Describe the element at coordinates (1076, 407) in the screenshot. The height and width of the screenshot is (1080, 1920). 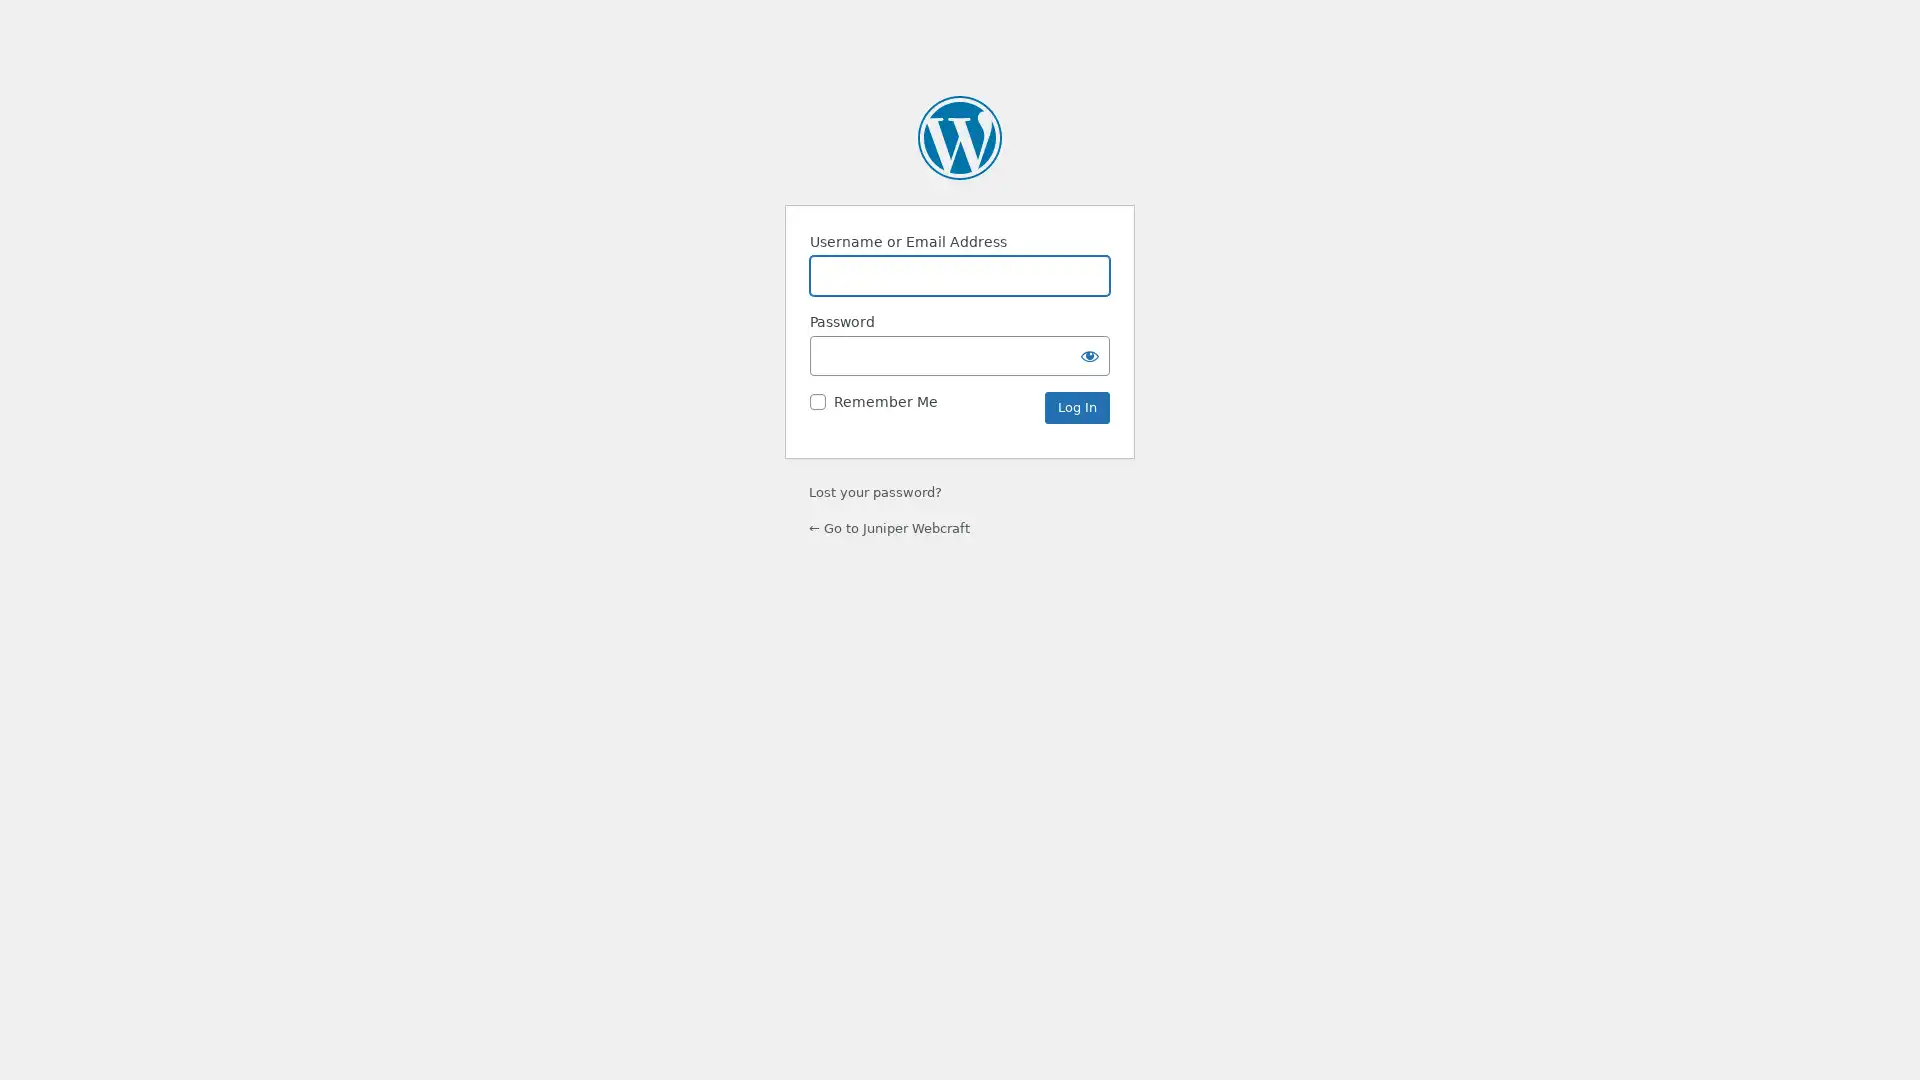
I see `Log In` at that location.